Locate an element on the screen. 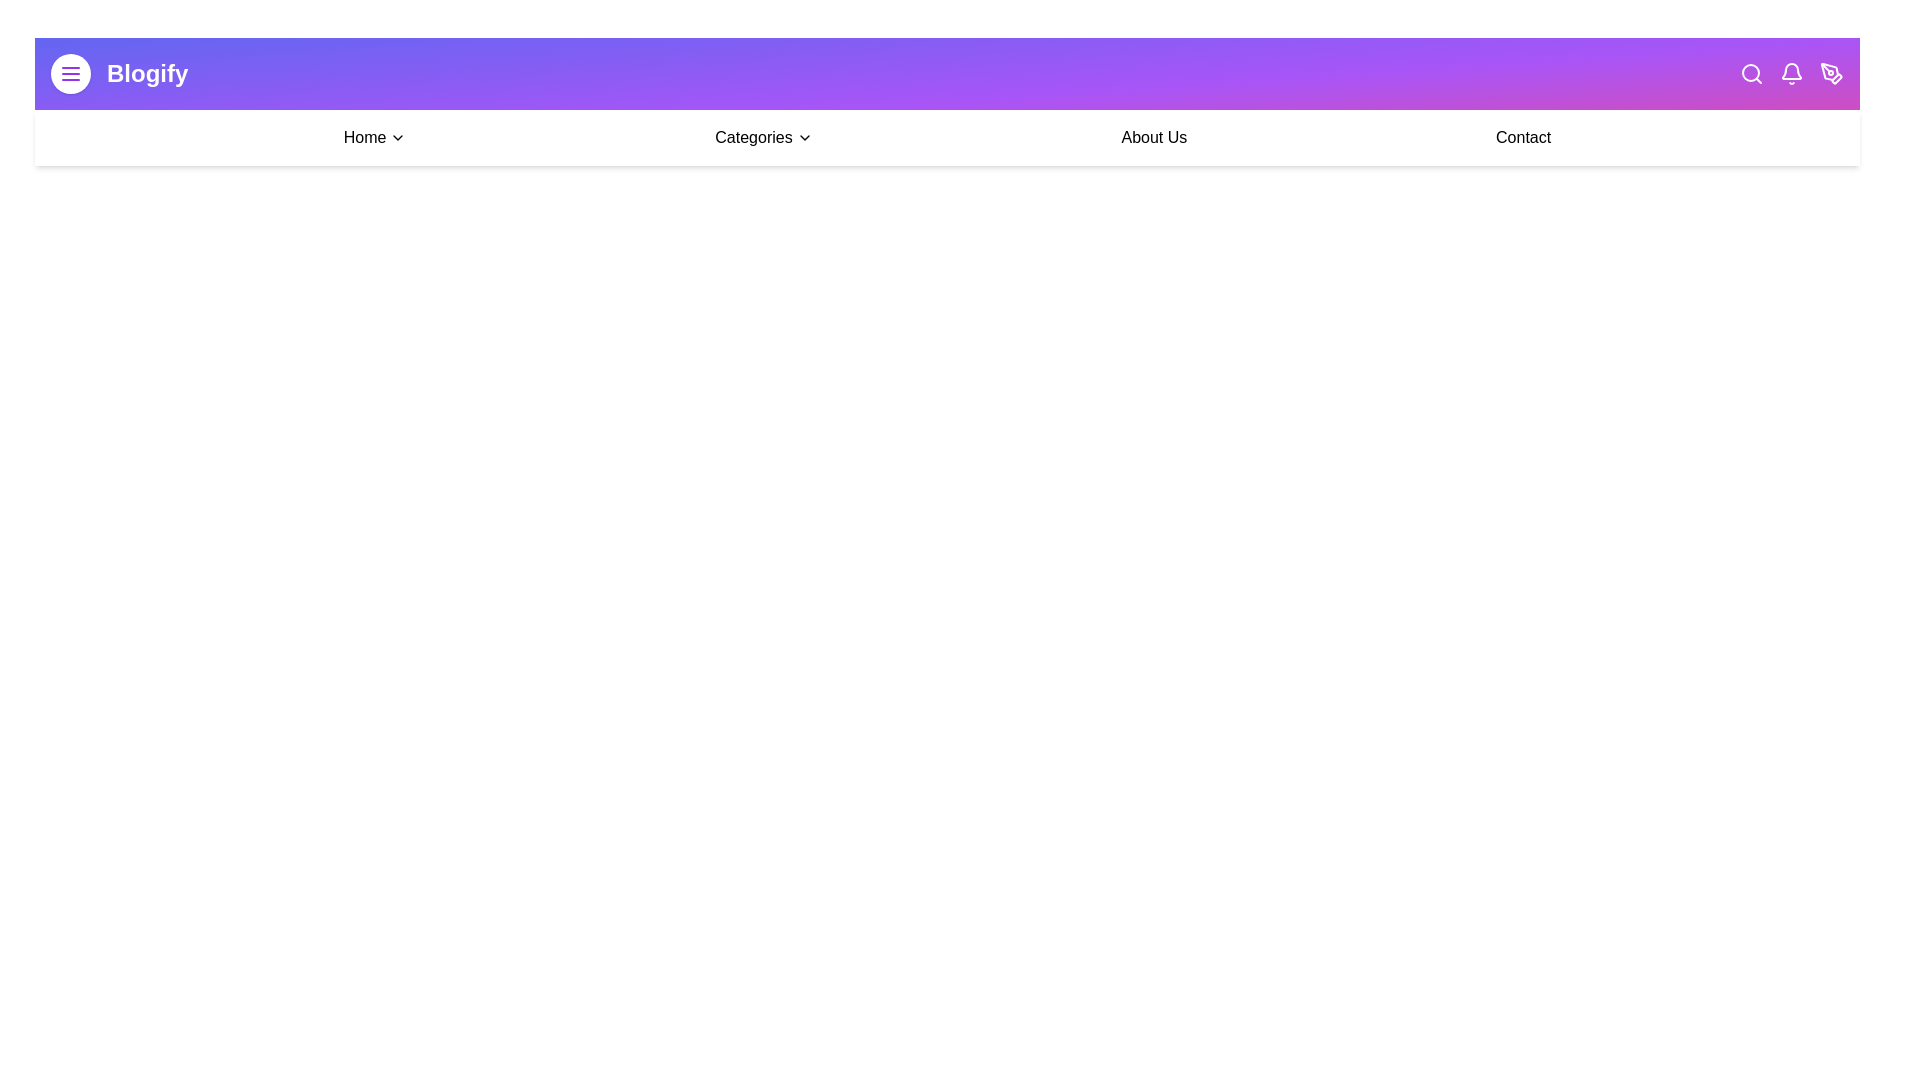  the search icon to initiate a search is located at coordinates (1751, 72).